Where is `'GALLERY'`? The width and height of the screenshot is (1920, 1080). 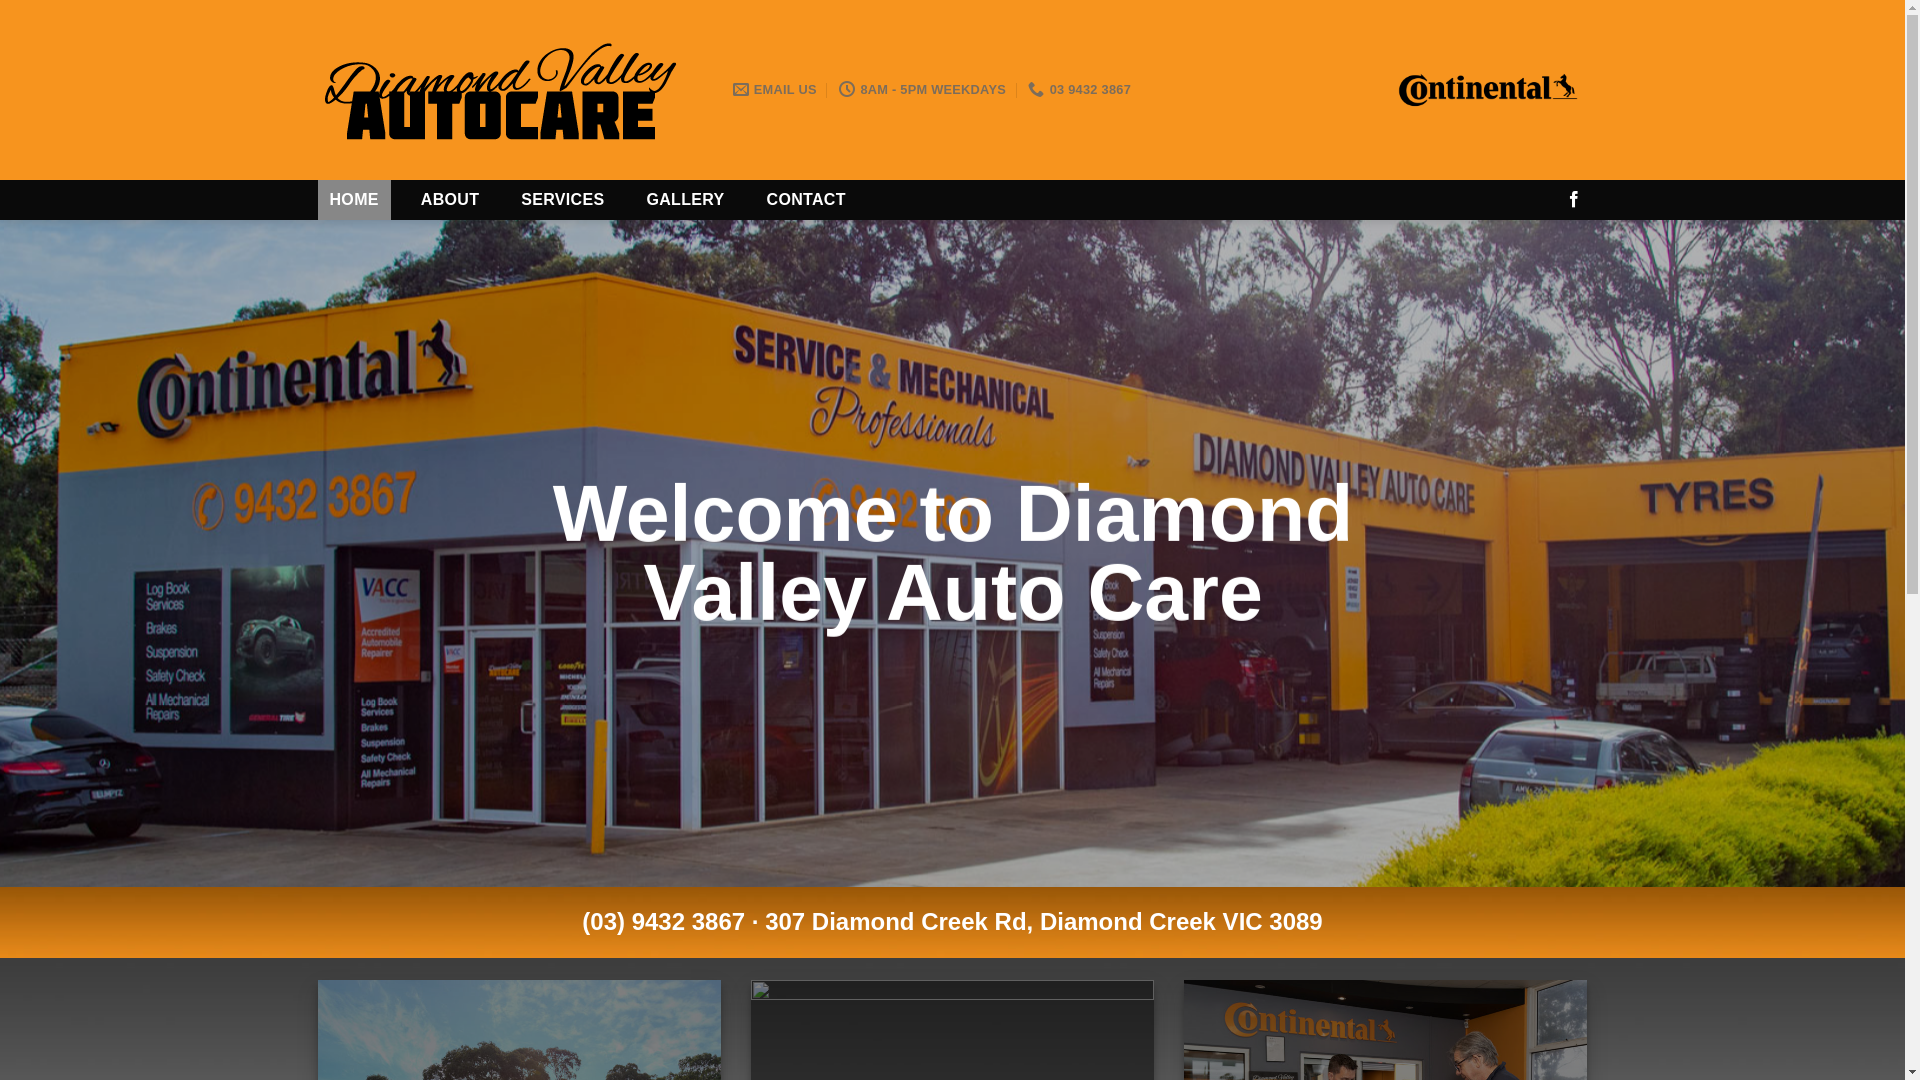 'GALLERY' is located at coordinates (685, 200).